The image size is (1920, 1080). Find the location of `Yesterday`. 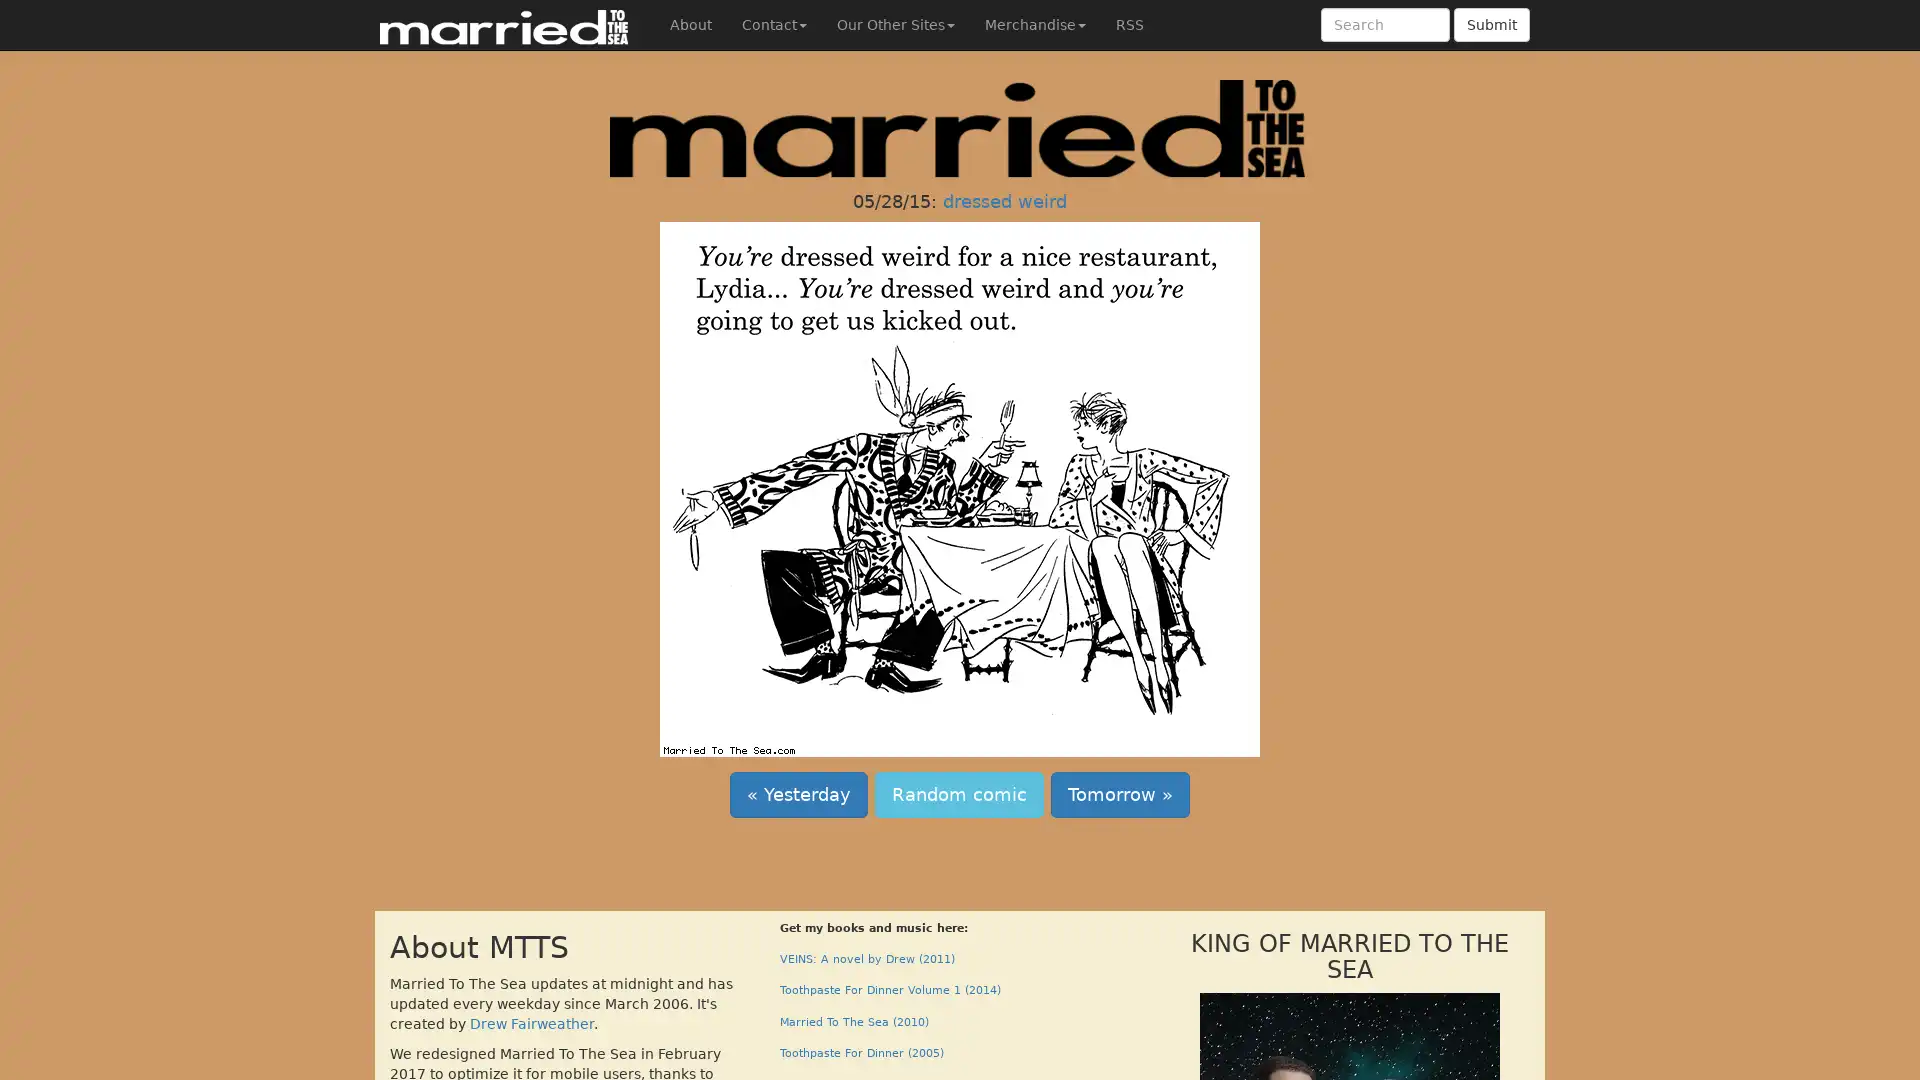

Yesterday is located at coordinates (797, 793).